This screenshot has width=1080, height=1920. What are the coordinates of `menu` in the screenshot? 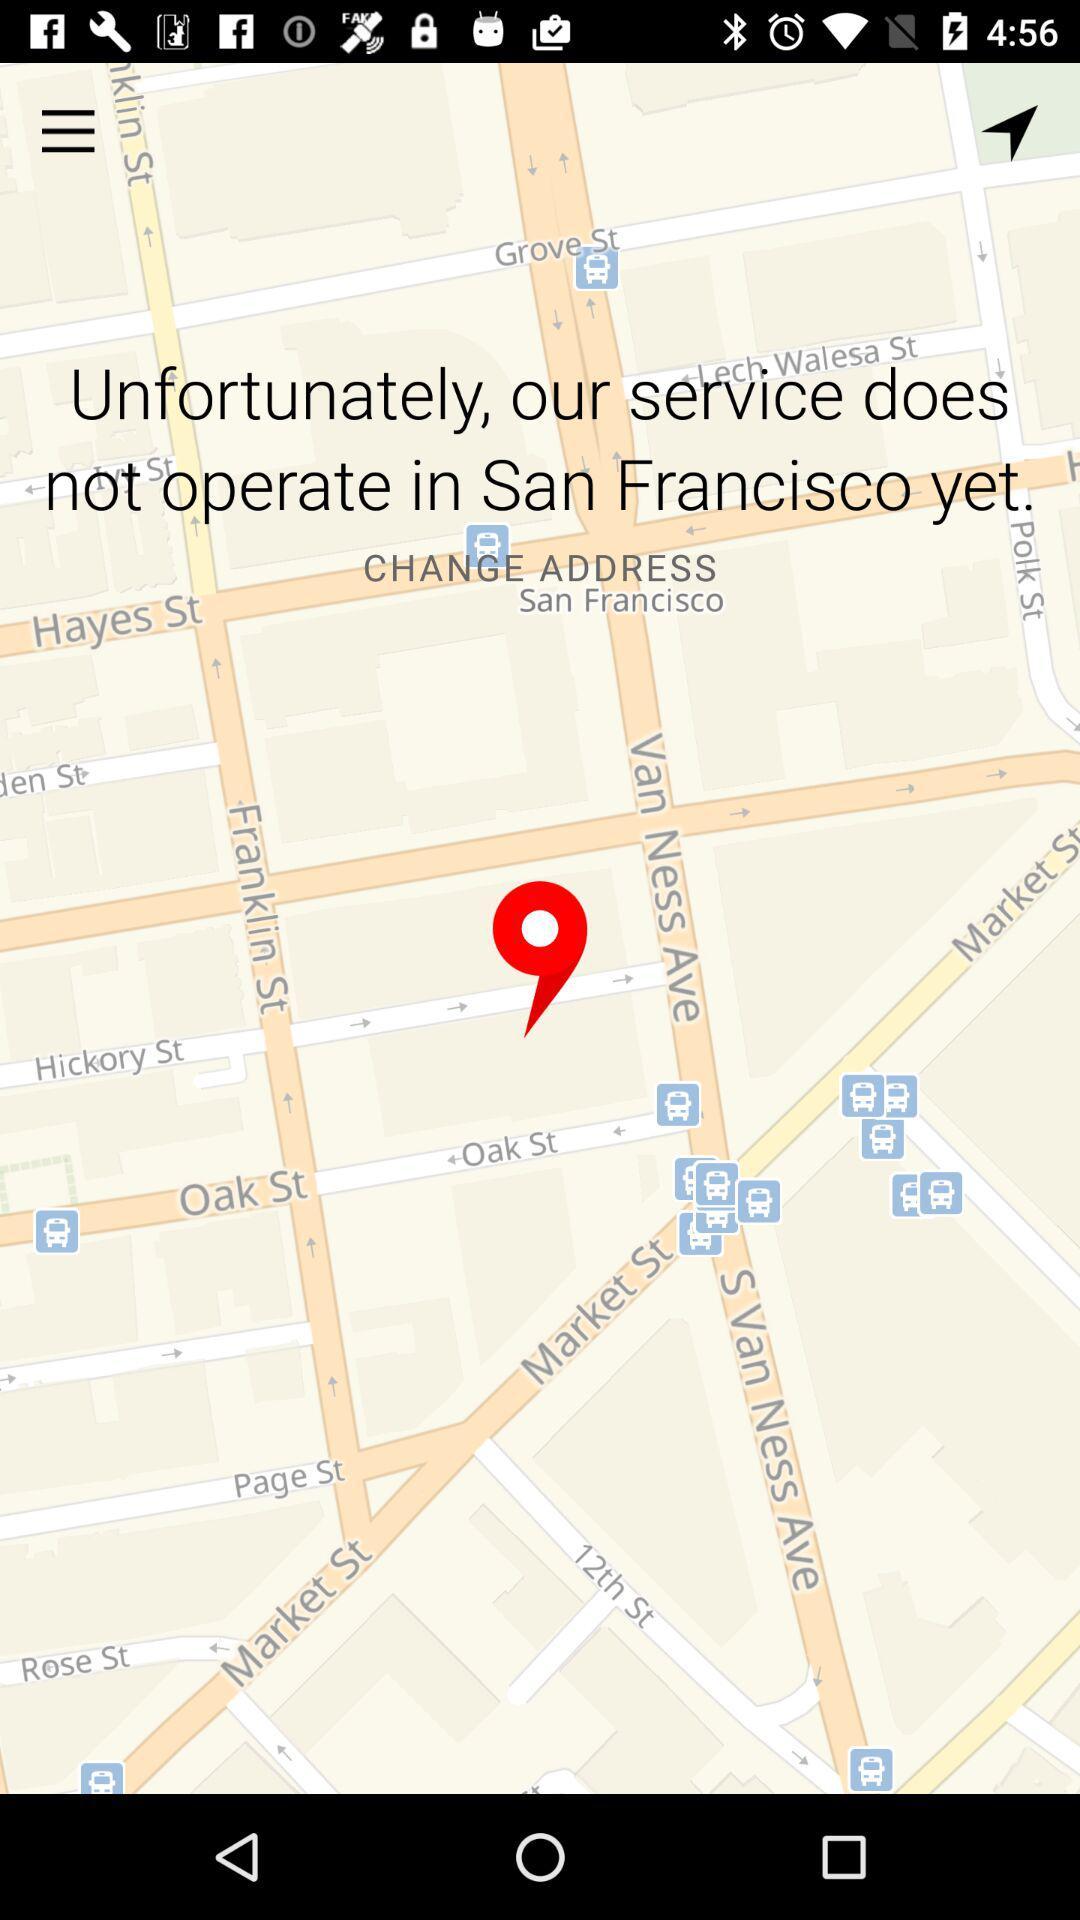 It's located at (67, 130).